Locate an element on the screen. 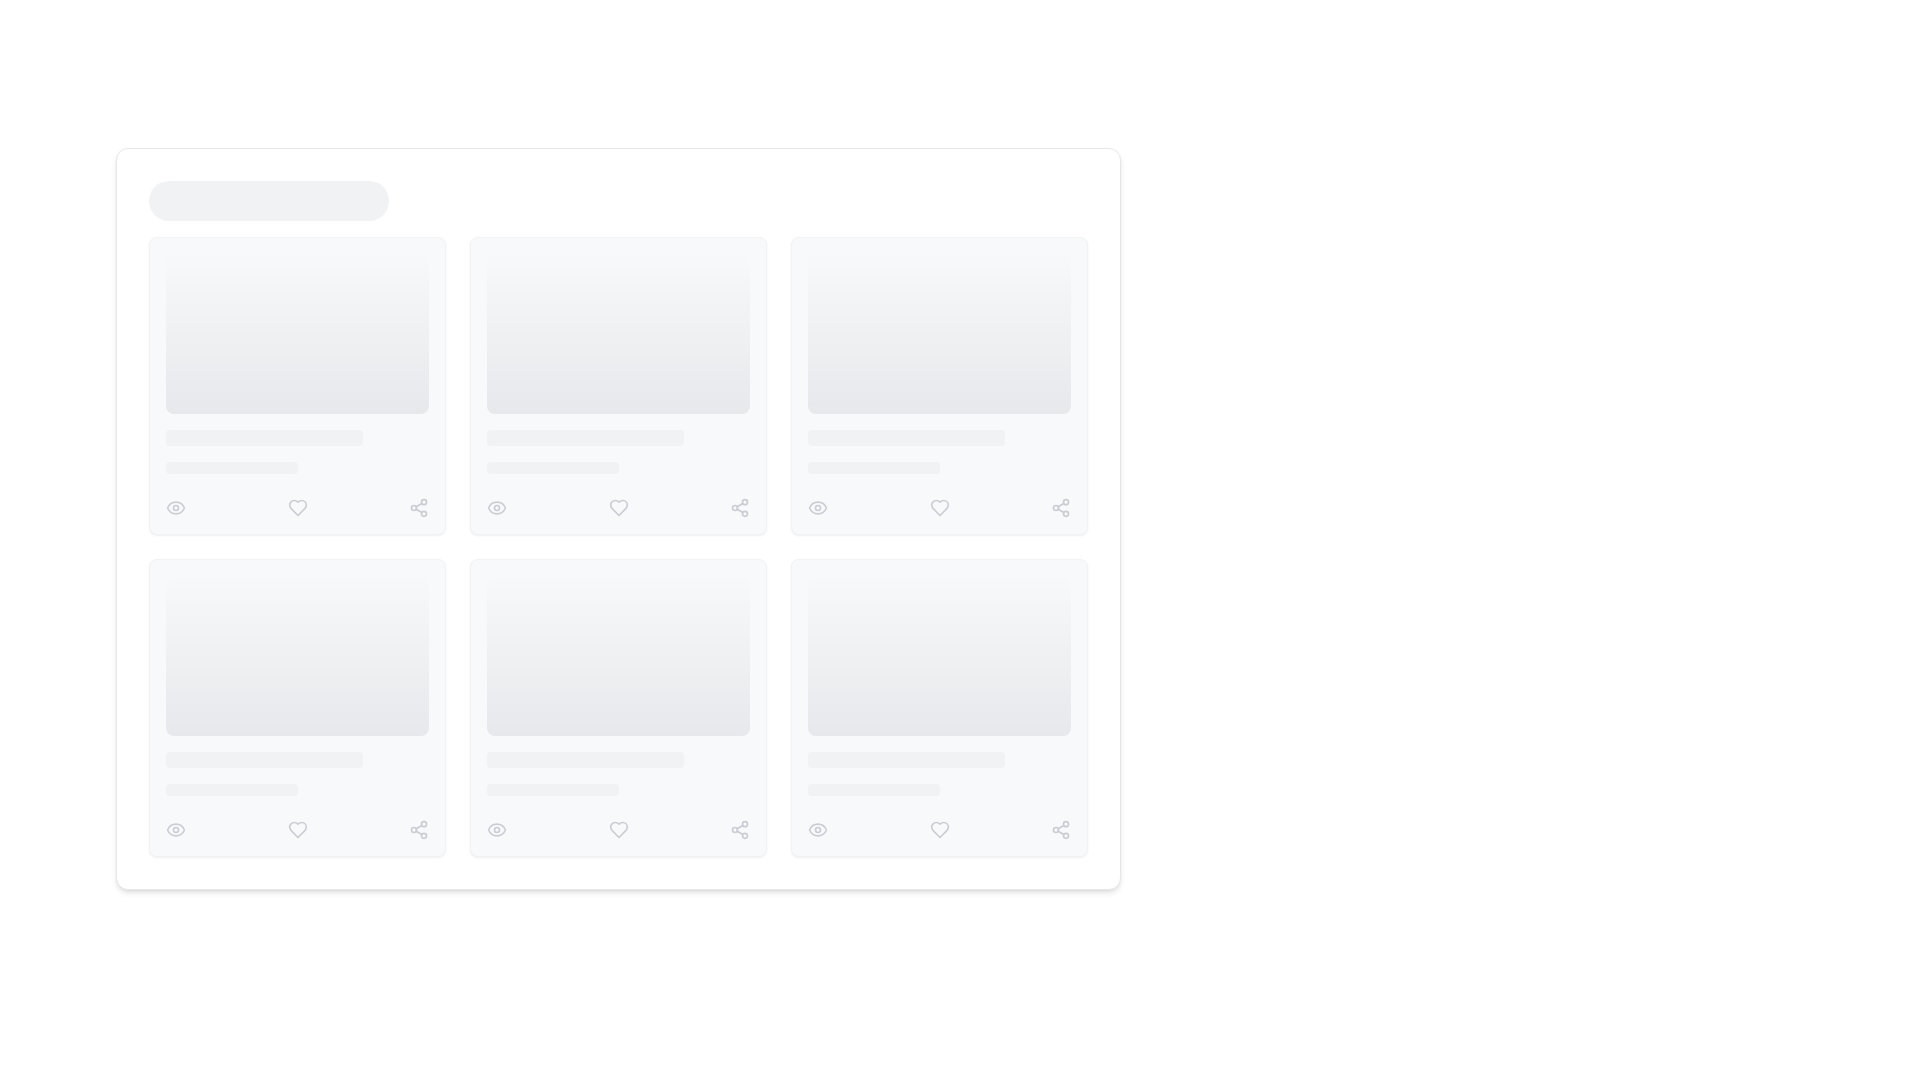 This screenshot has height=1080, width=1920. the share icon, which is the third icon from the left in a horizontal row beneath an image or card is located at coordinates (417, 507).